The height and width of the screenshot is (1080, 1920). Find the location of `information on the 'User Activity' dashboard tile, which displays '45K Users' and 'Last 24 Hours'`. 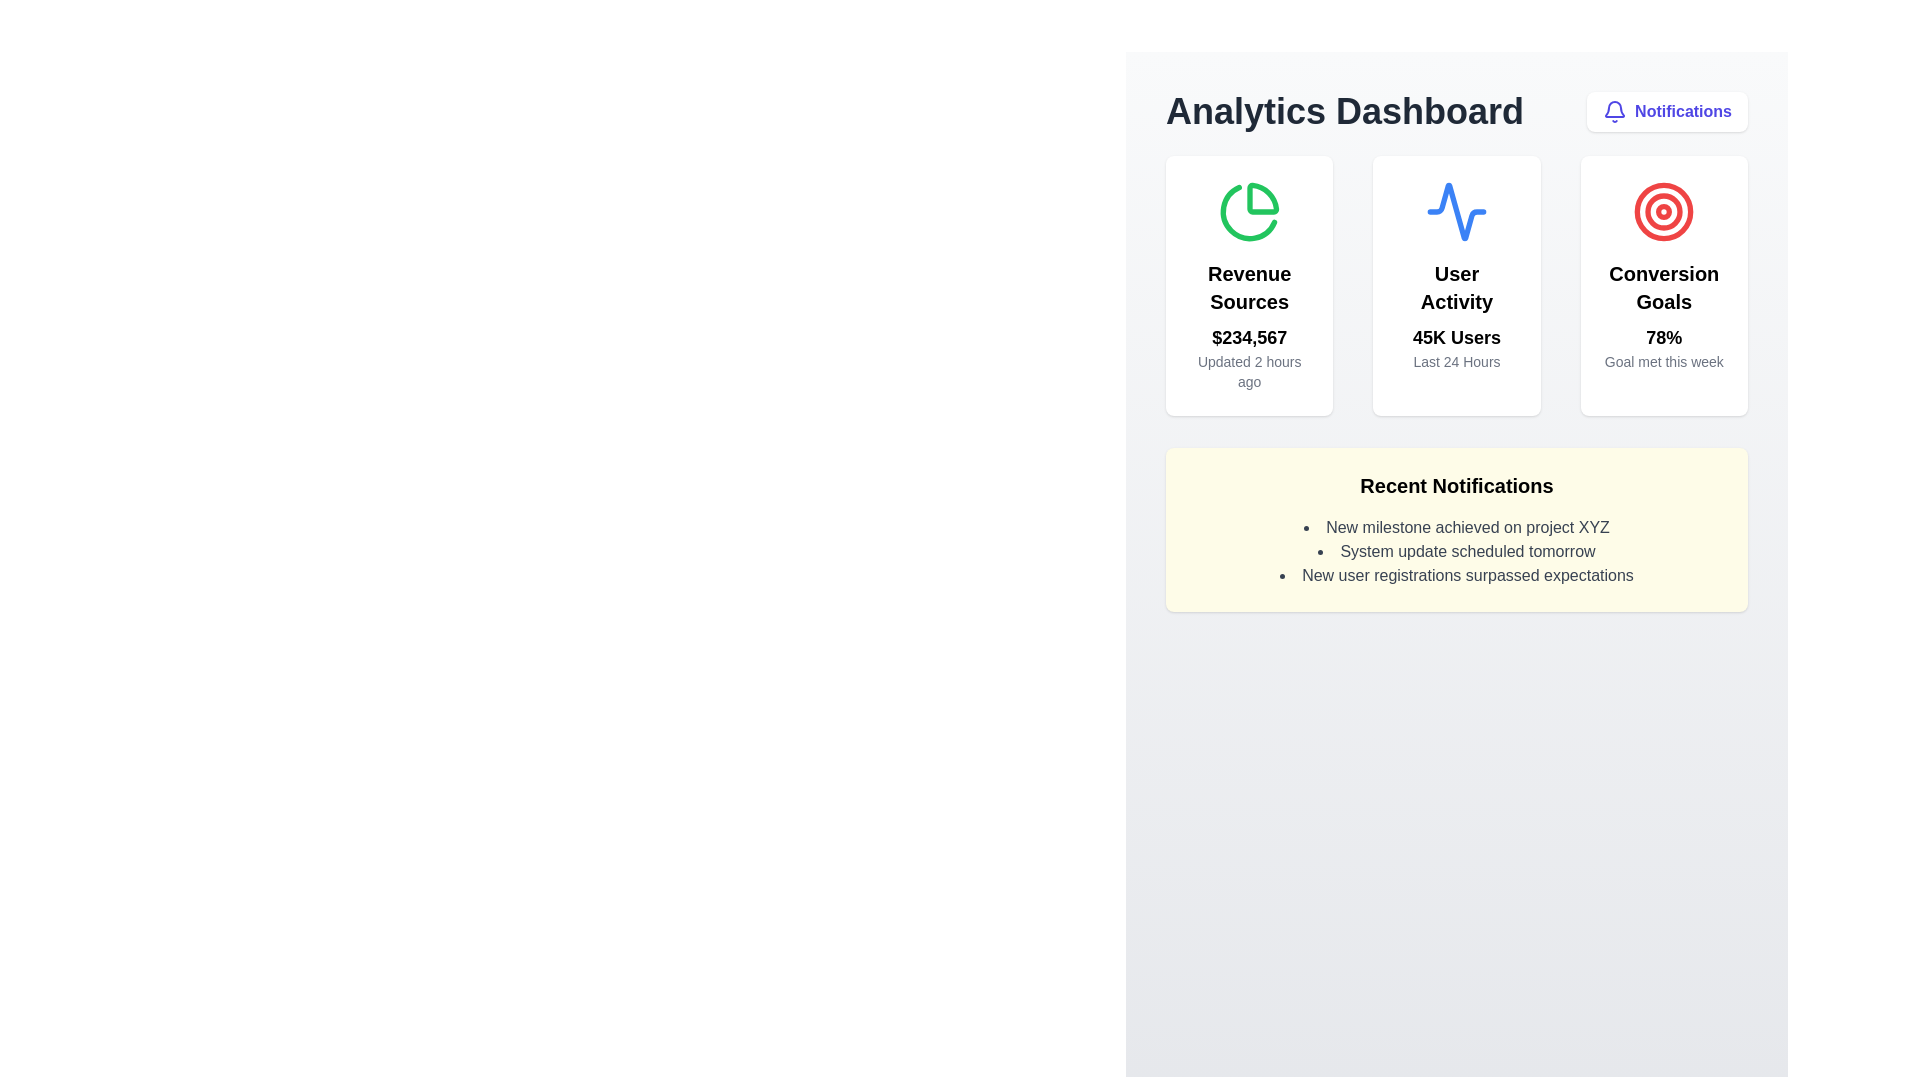

information on the 'User Activity' dashboard tile, which displays '45K Users' and 'Last 24 Hours' is located at coordinates (1457, 285).